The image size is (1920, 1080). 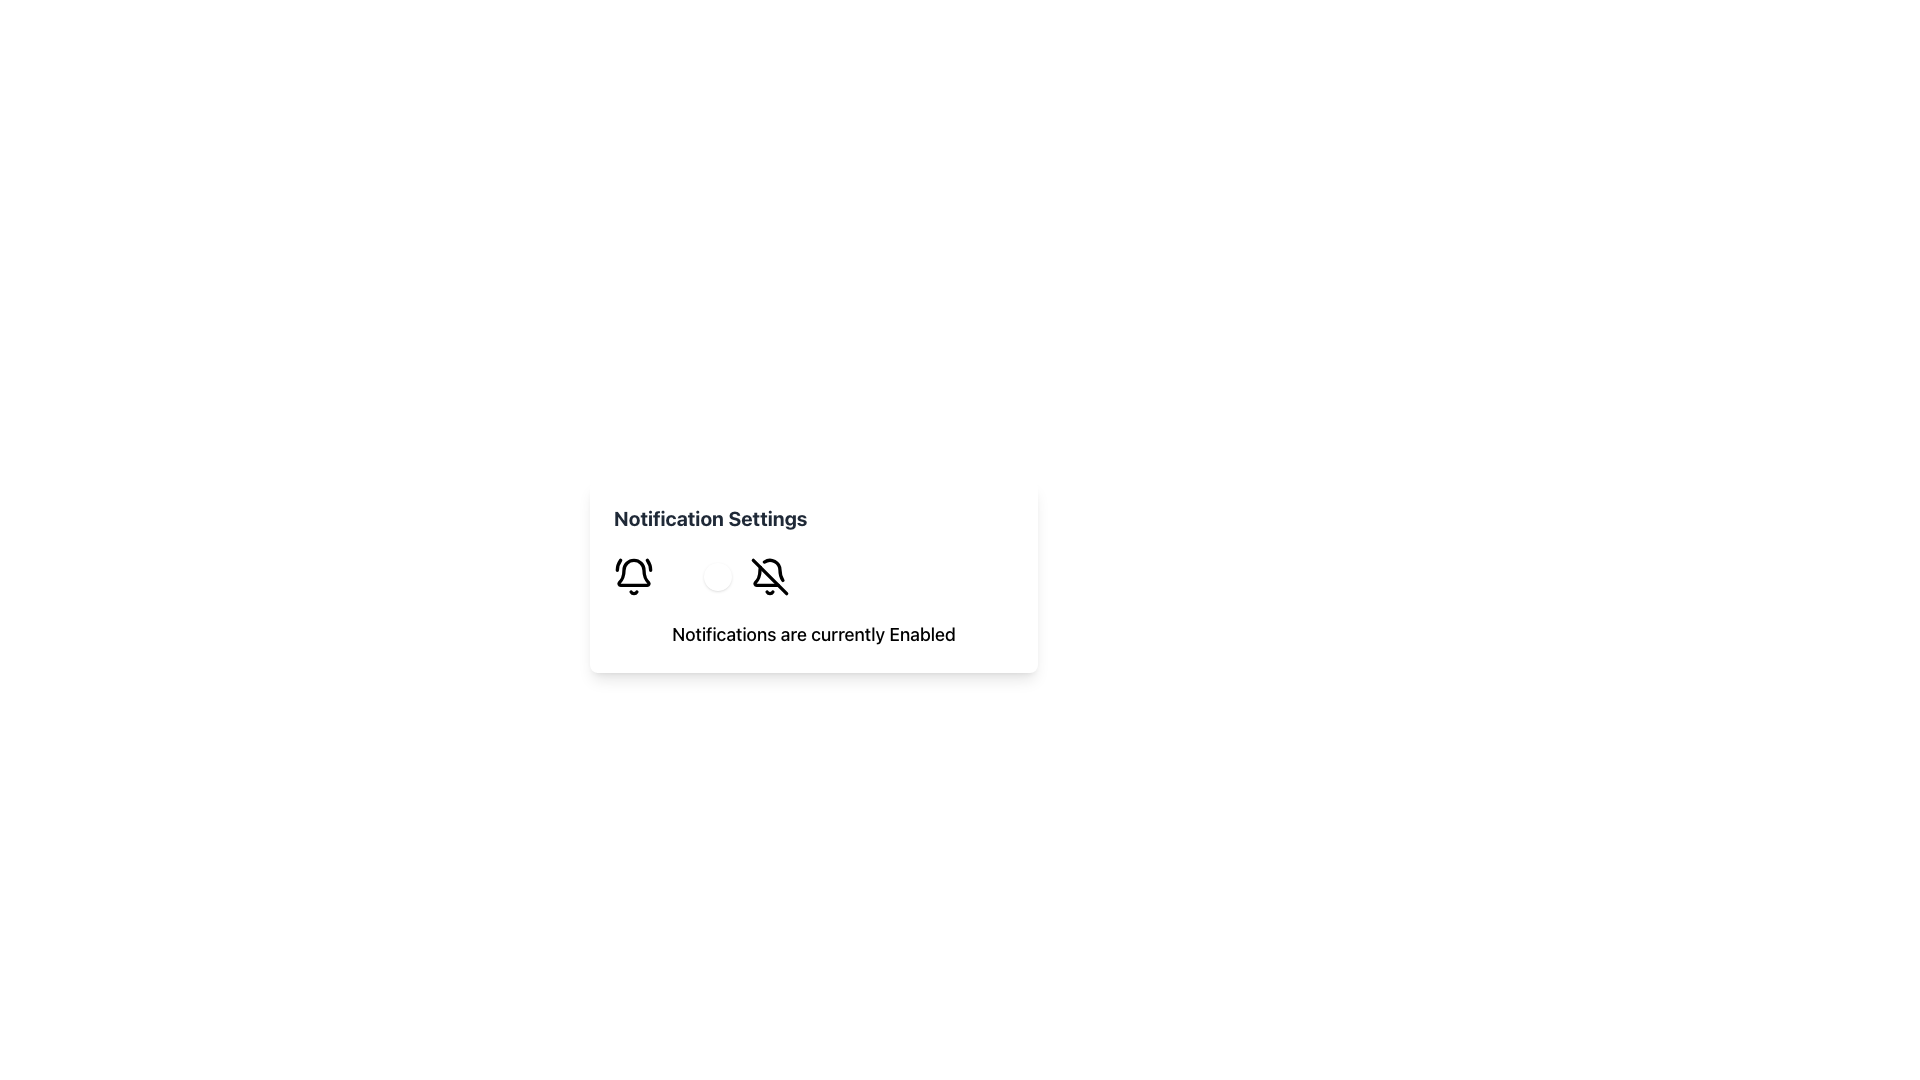 I want to click on the toggle switch with a teal blue background and a circular white knob, located centrally within the notification settings card, so click(x=701, y=577).